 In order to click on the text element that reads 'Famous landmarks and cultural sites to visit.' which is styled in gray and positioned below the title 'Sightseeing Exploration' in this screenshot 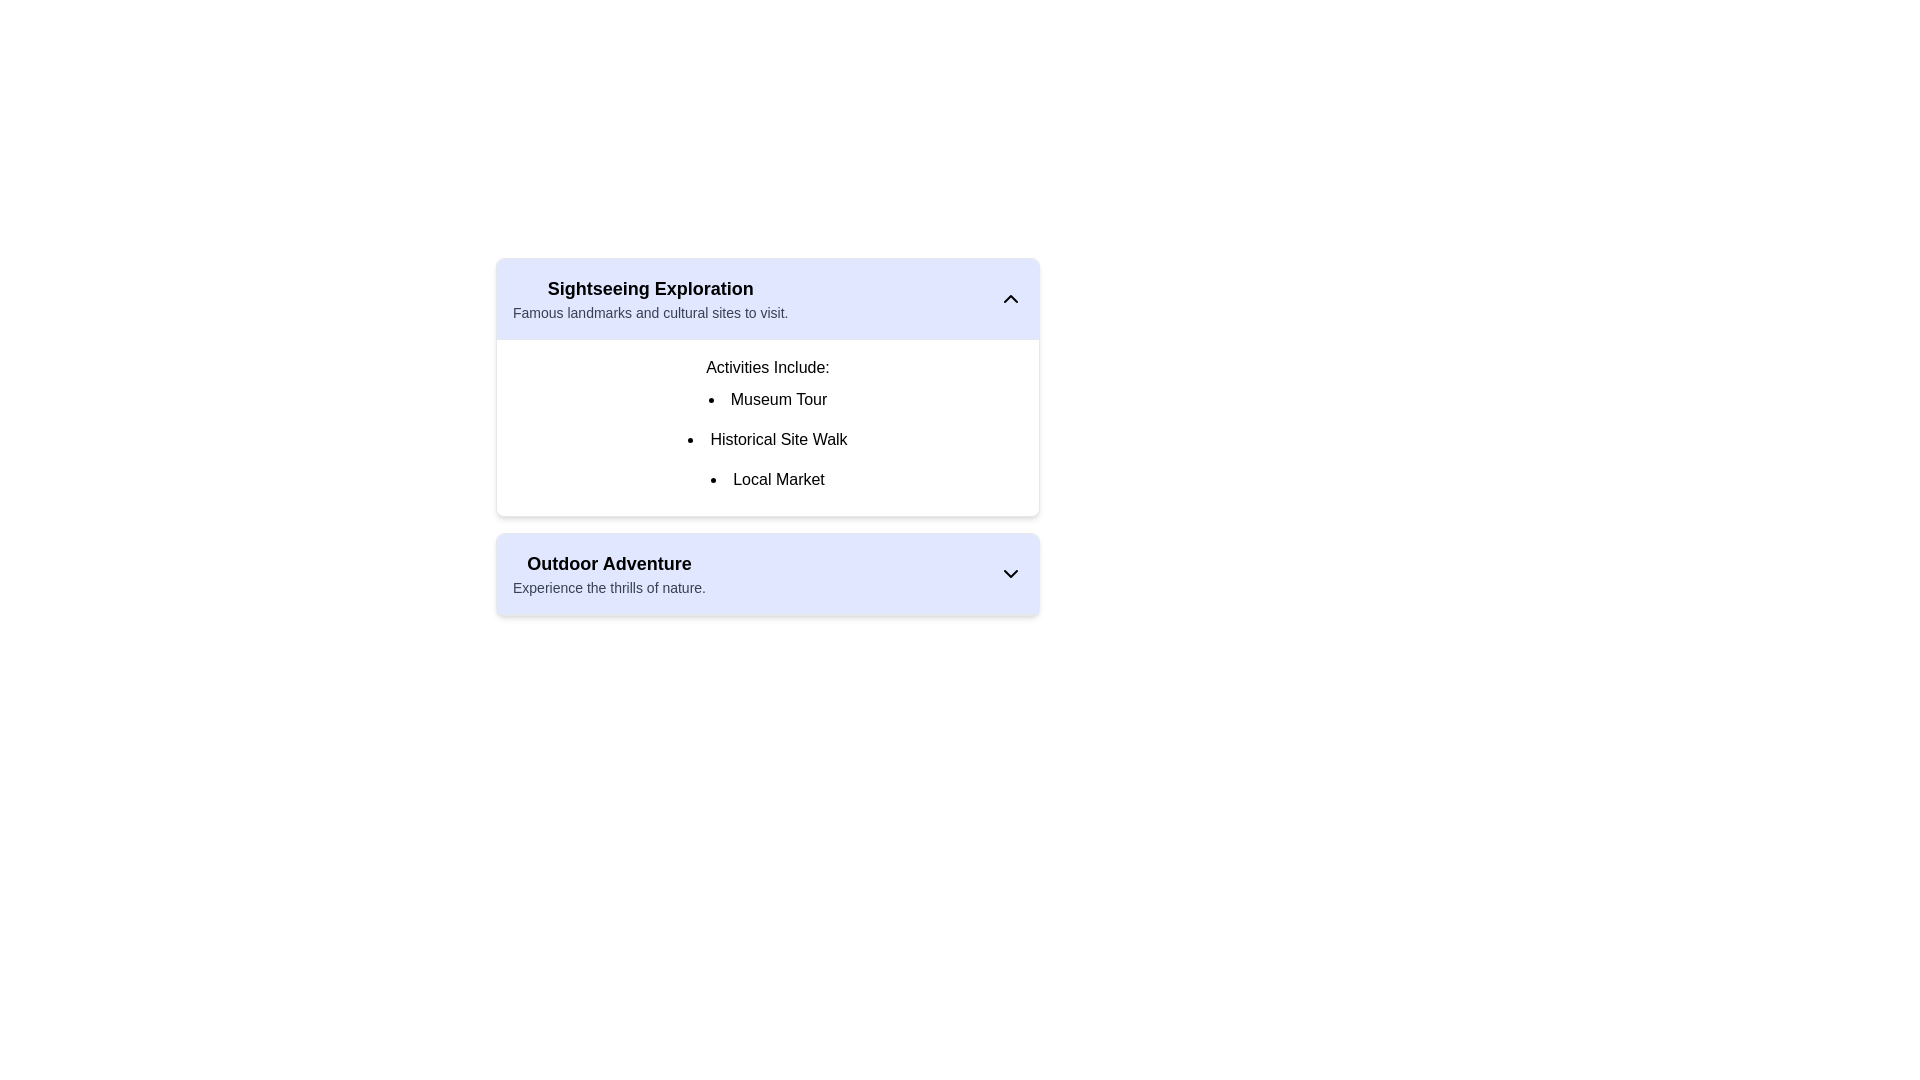, I will do `click(650, 312)`.